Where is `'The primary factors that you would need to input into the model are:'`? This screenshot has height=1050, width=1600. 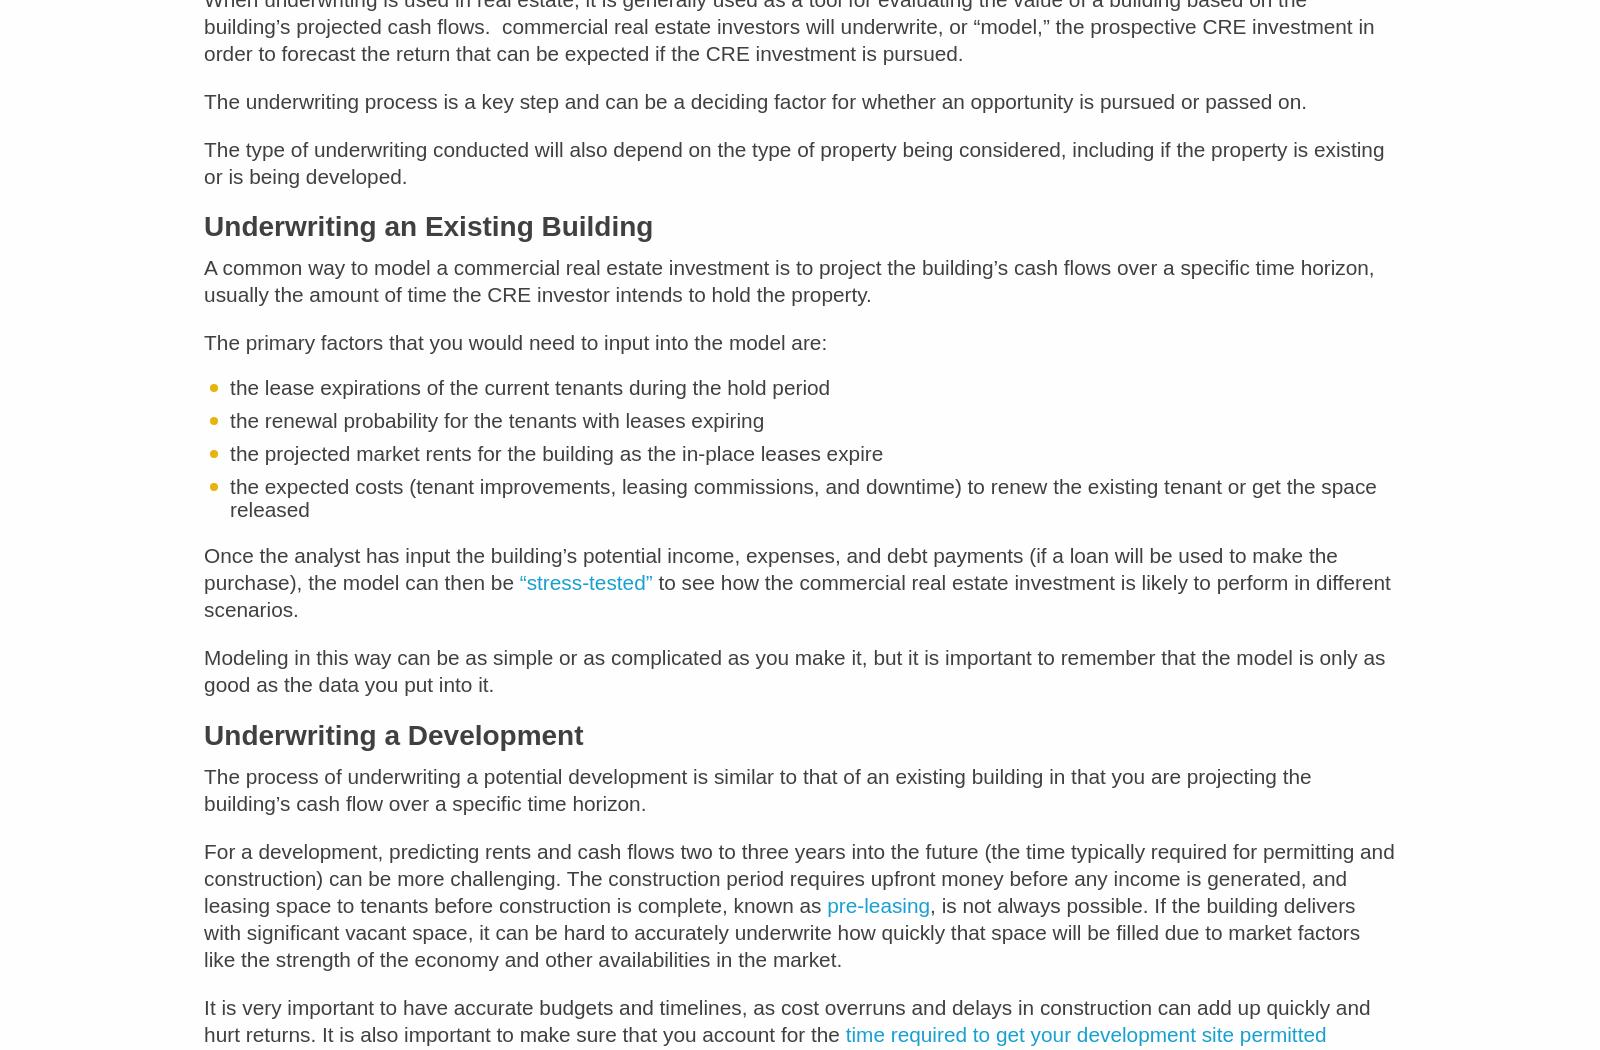 'The primary factors that you would need to input into the model are:' is located at coordinates (514, 355).